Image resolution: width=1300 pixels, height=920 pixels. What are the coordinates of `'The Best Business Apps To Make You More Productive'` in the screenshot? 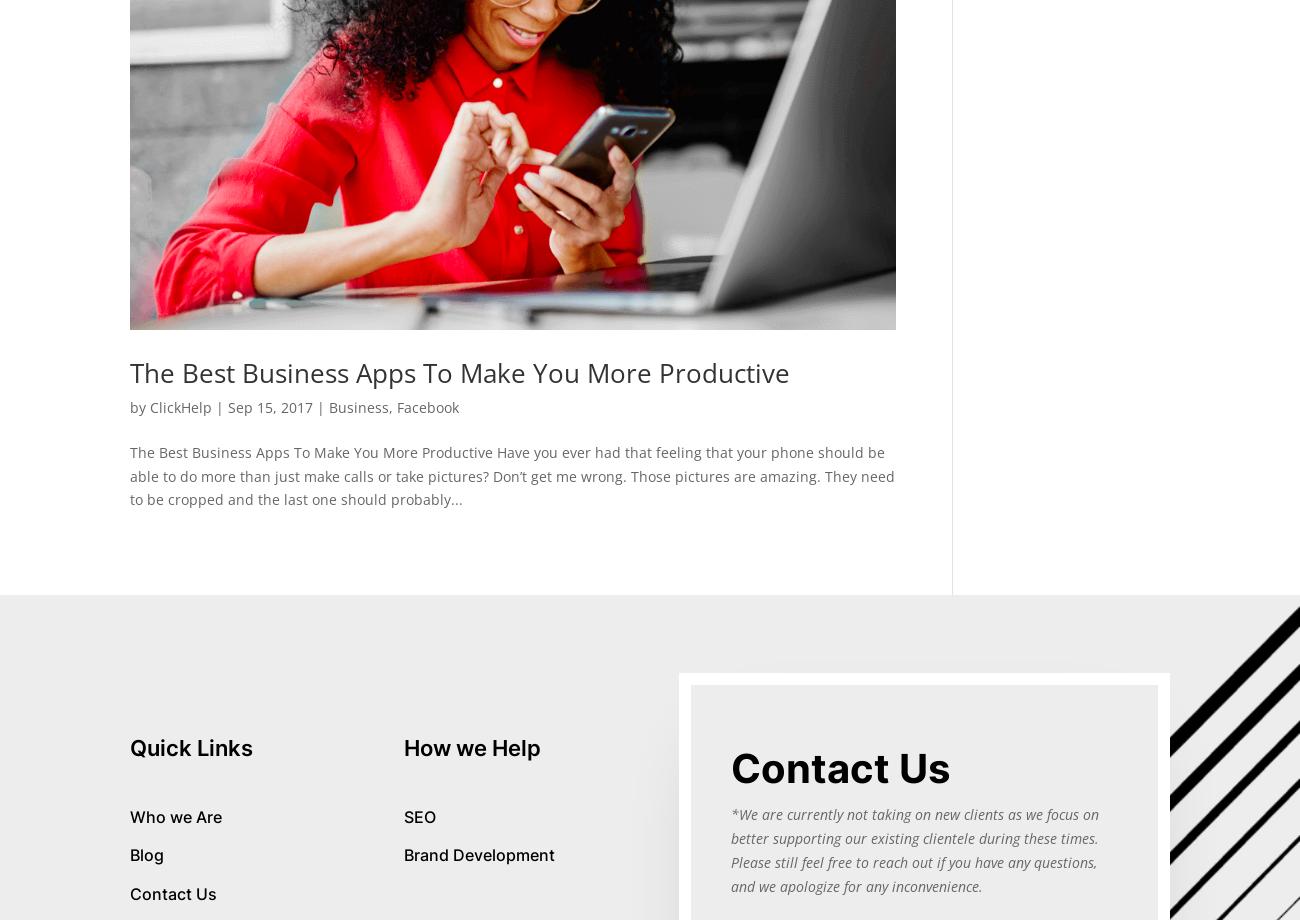 It's located at (129, 371).